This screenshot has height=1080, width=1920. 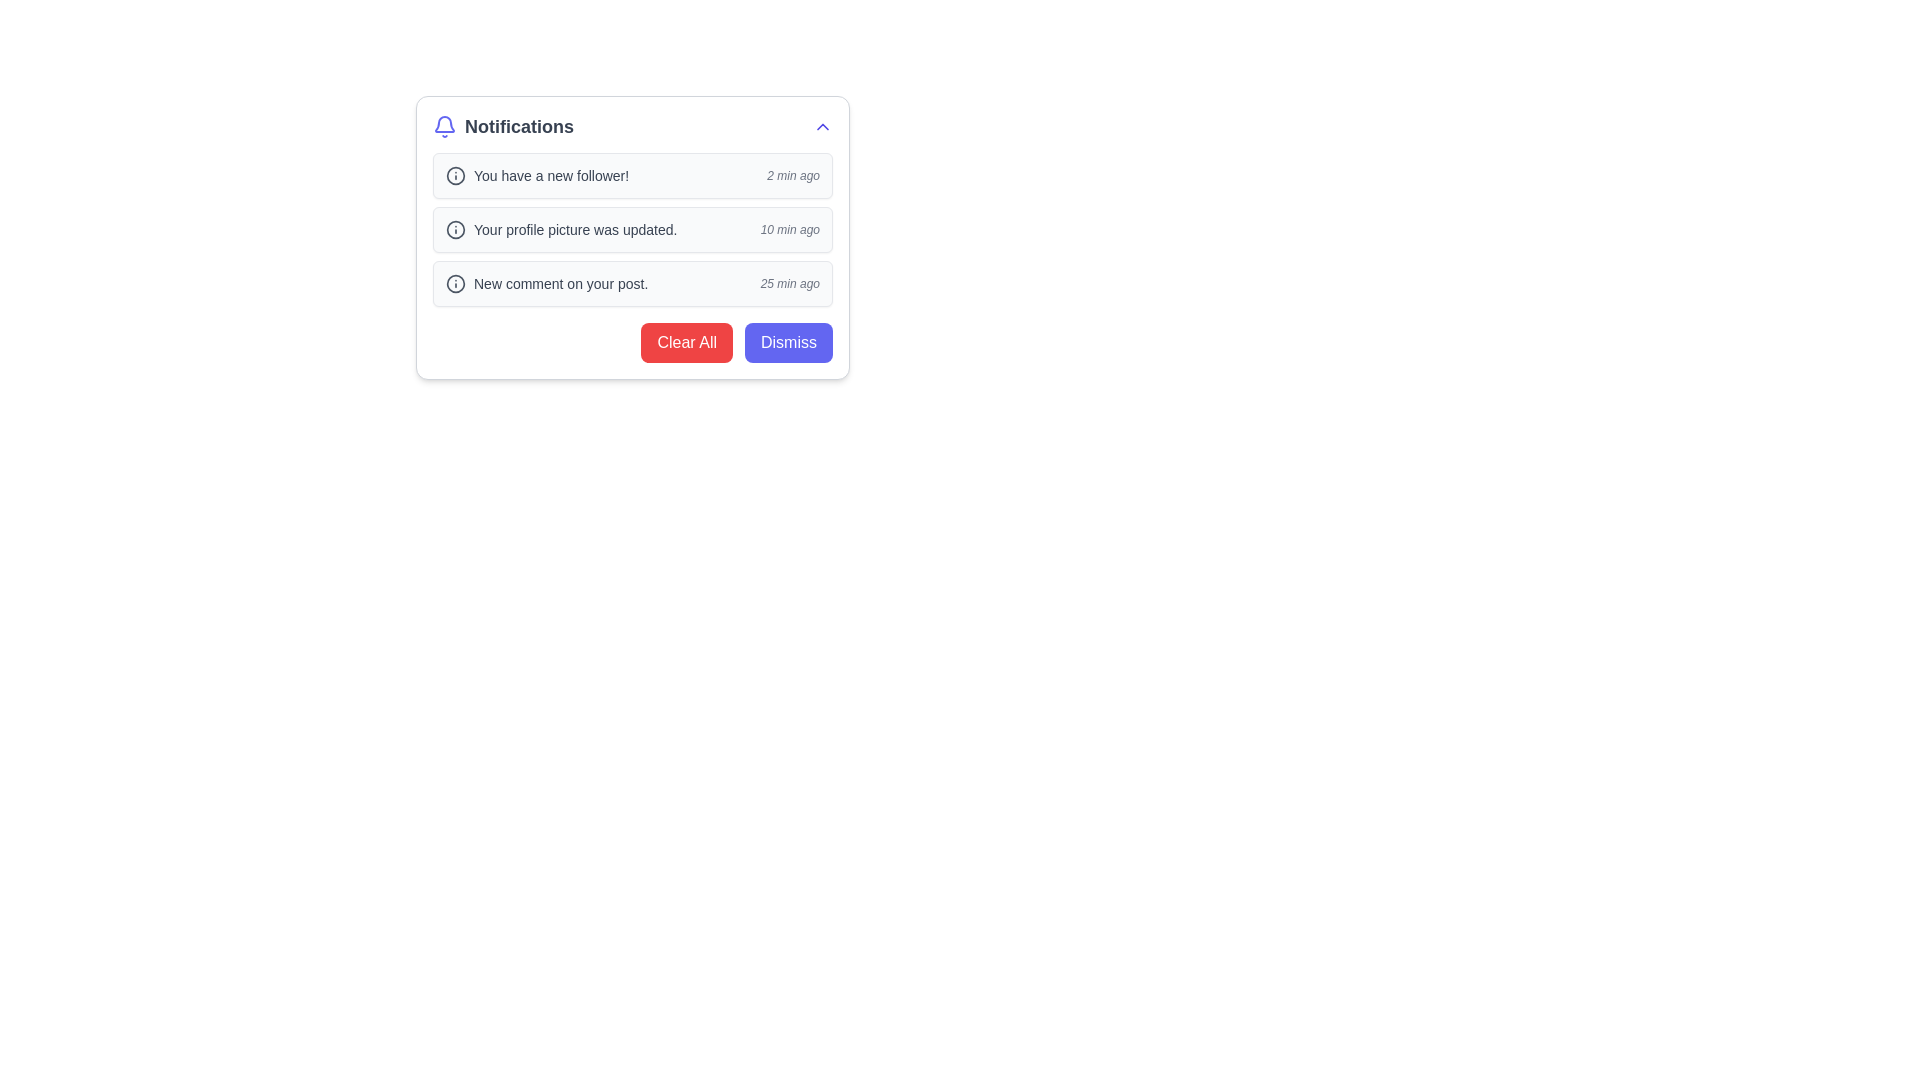 What do you see at coordinates (574, 229) in the screenshot?
I see `the static text label that informs the user about the successful update of their profile picture, located in the second row of the notifications list` at bounding box center [574, 229].